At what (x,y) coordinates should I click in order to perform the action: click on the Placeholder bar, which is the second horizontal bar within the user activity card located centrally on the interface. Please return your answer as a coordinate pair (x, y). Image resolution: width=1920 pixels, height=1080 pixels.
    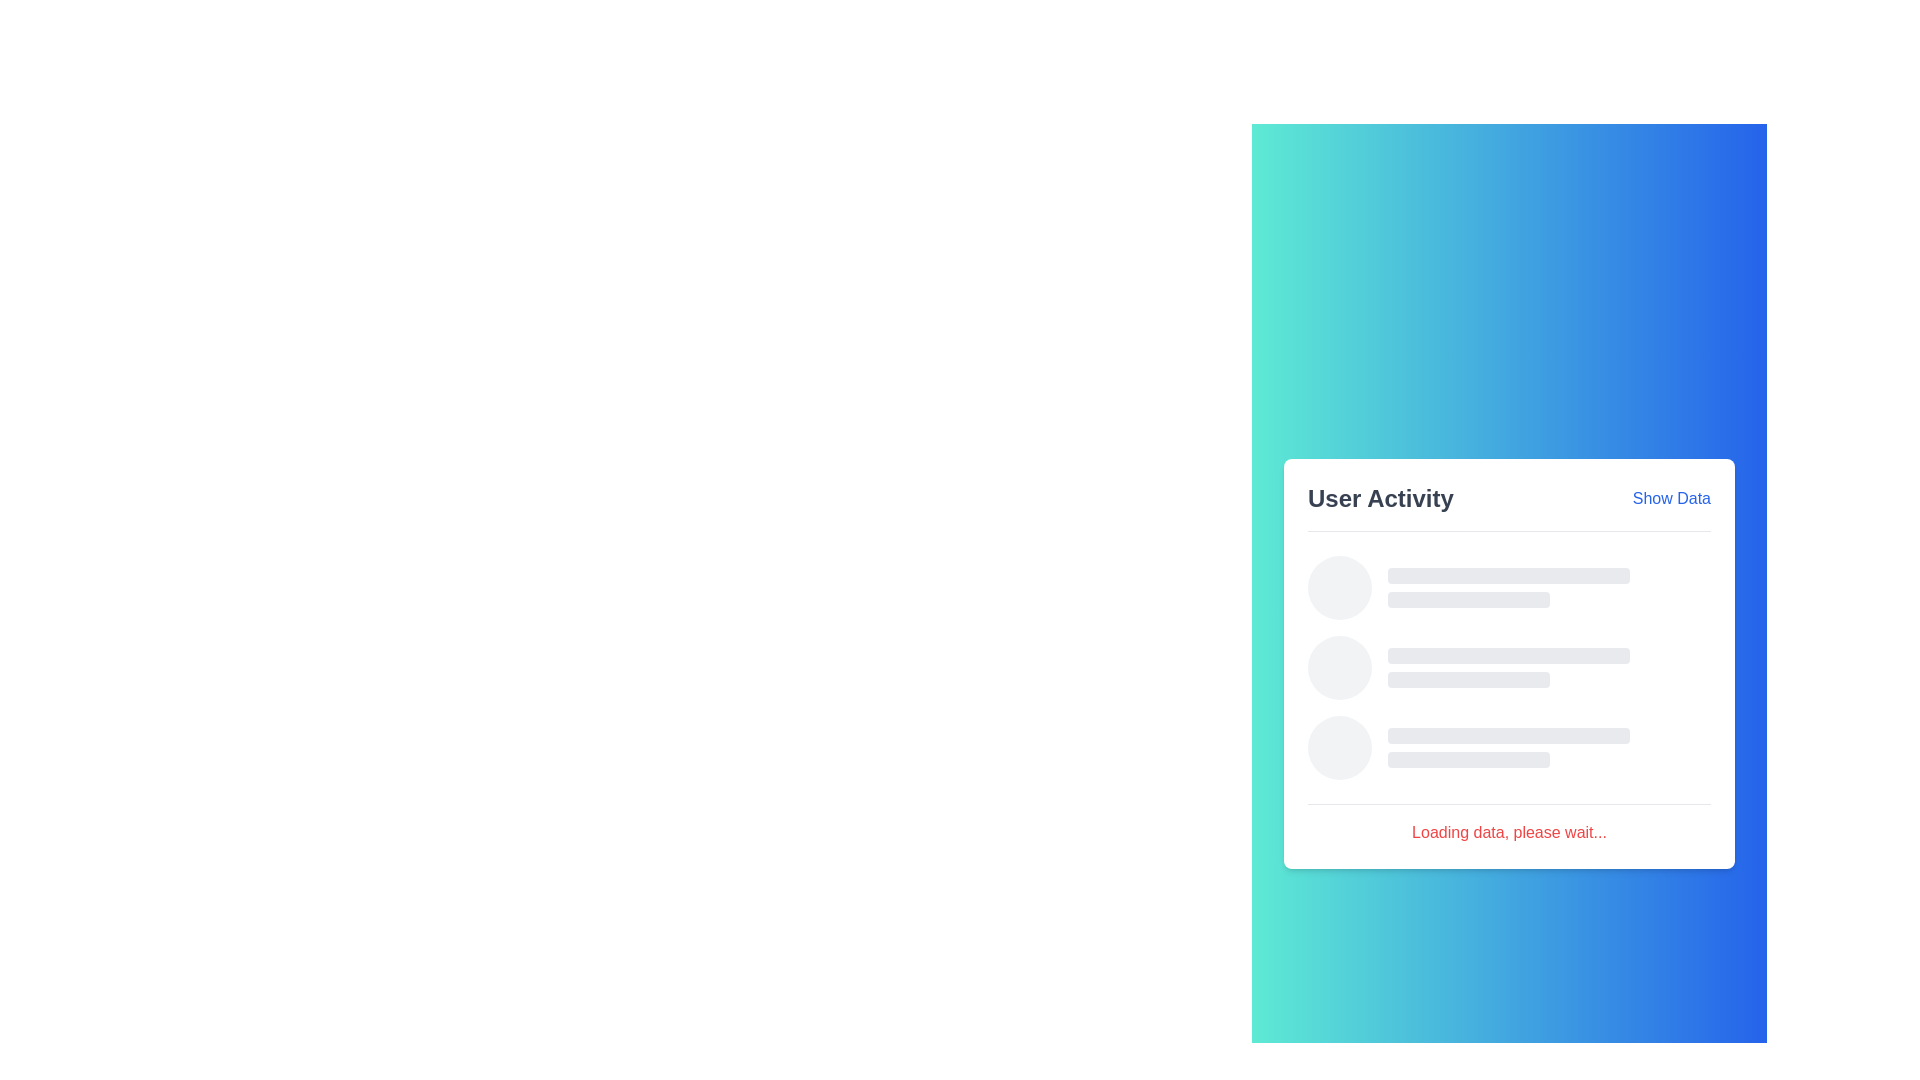
    Looking at the image, I should click on (1468, 599).